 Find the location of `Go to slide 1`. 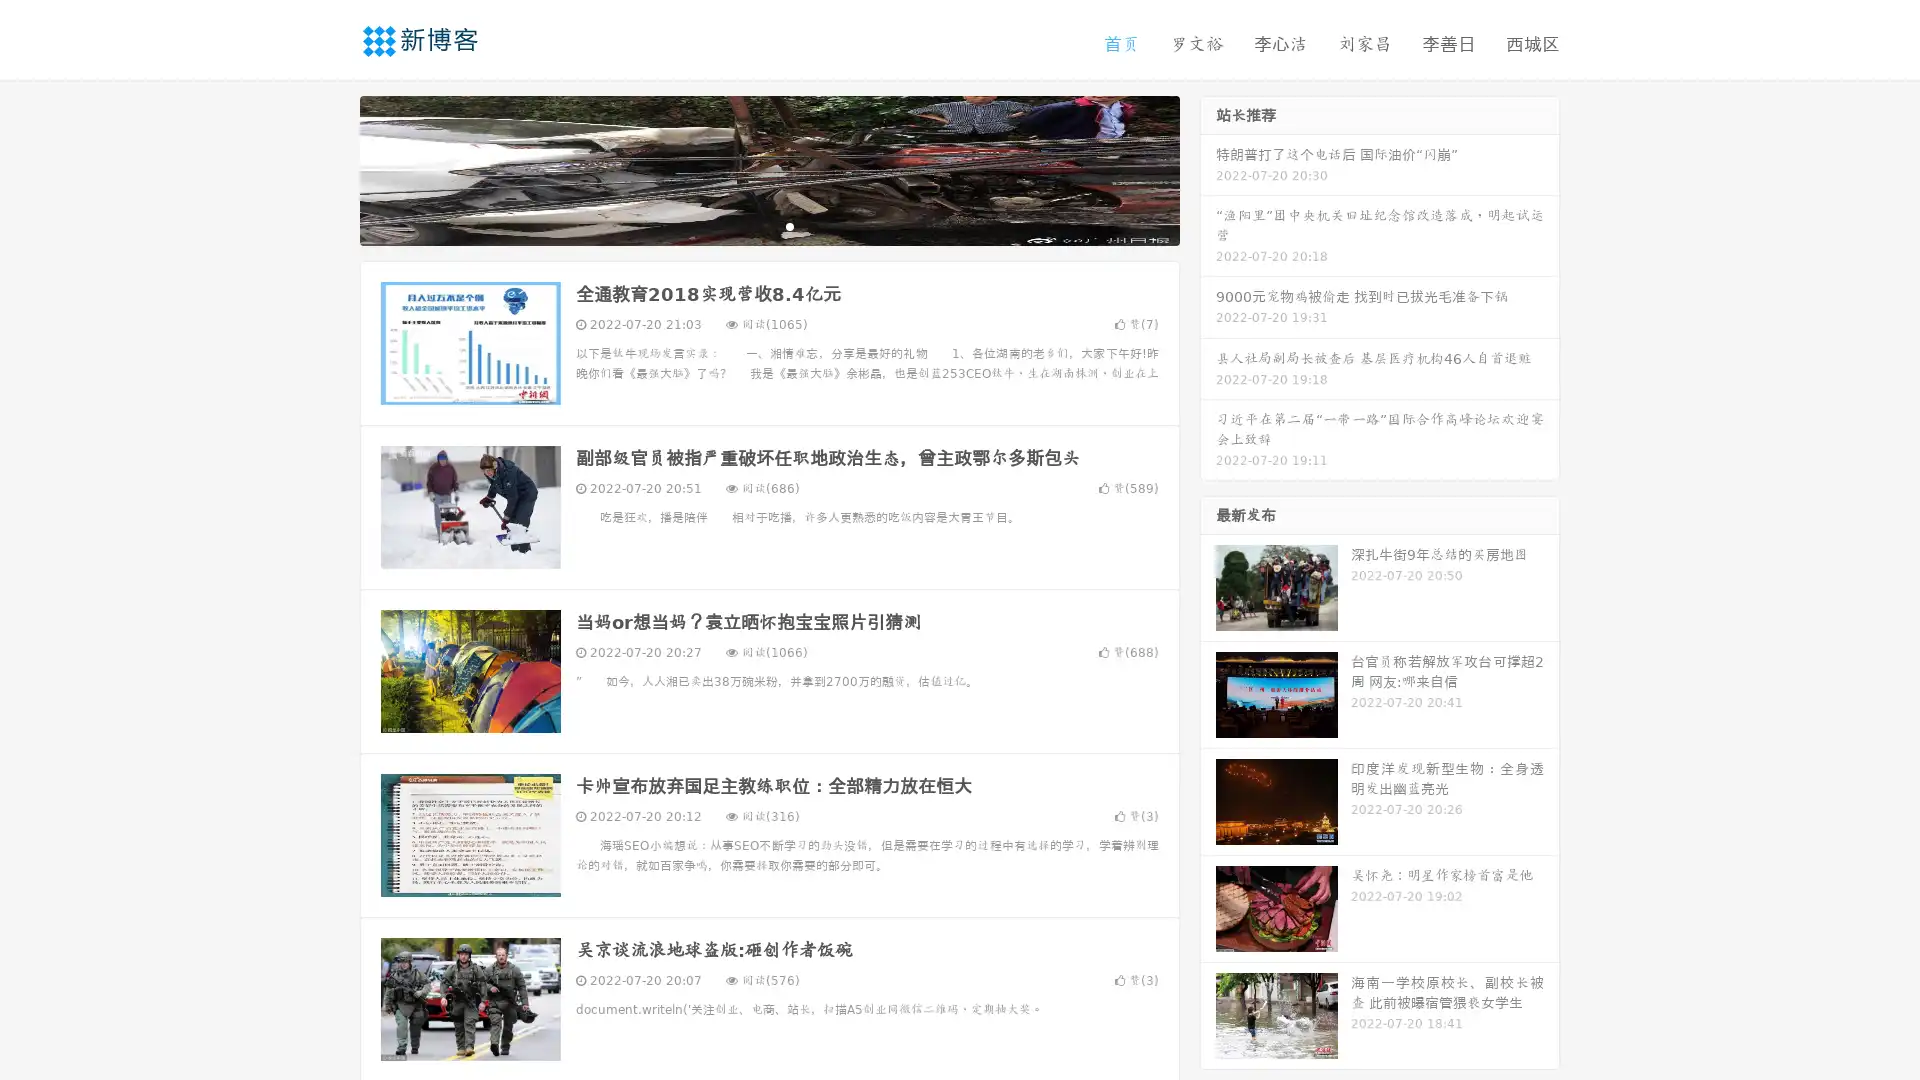

Go to slide 1 is located at coordinates (748, 225).